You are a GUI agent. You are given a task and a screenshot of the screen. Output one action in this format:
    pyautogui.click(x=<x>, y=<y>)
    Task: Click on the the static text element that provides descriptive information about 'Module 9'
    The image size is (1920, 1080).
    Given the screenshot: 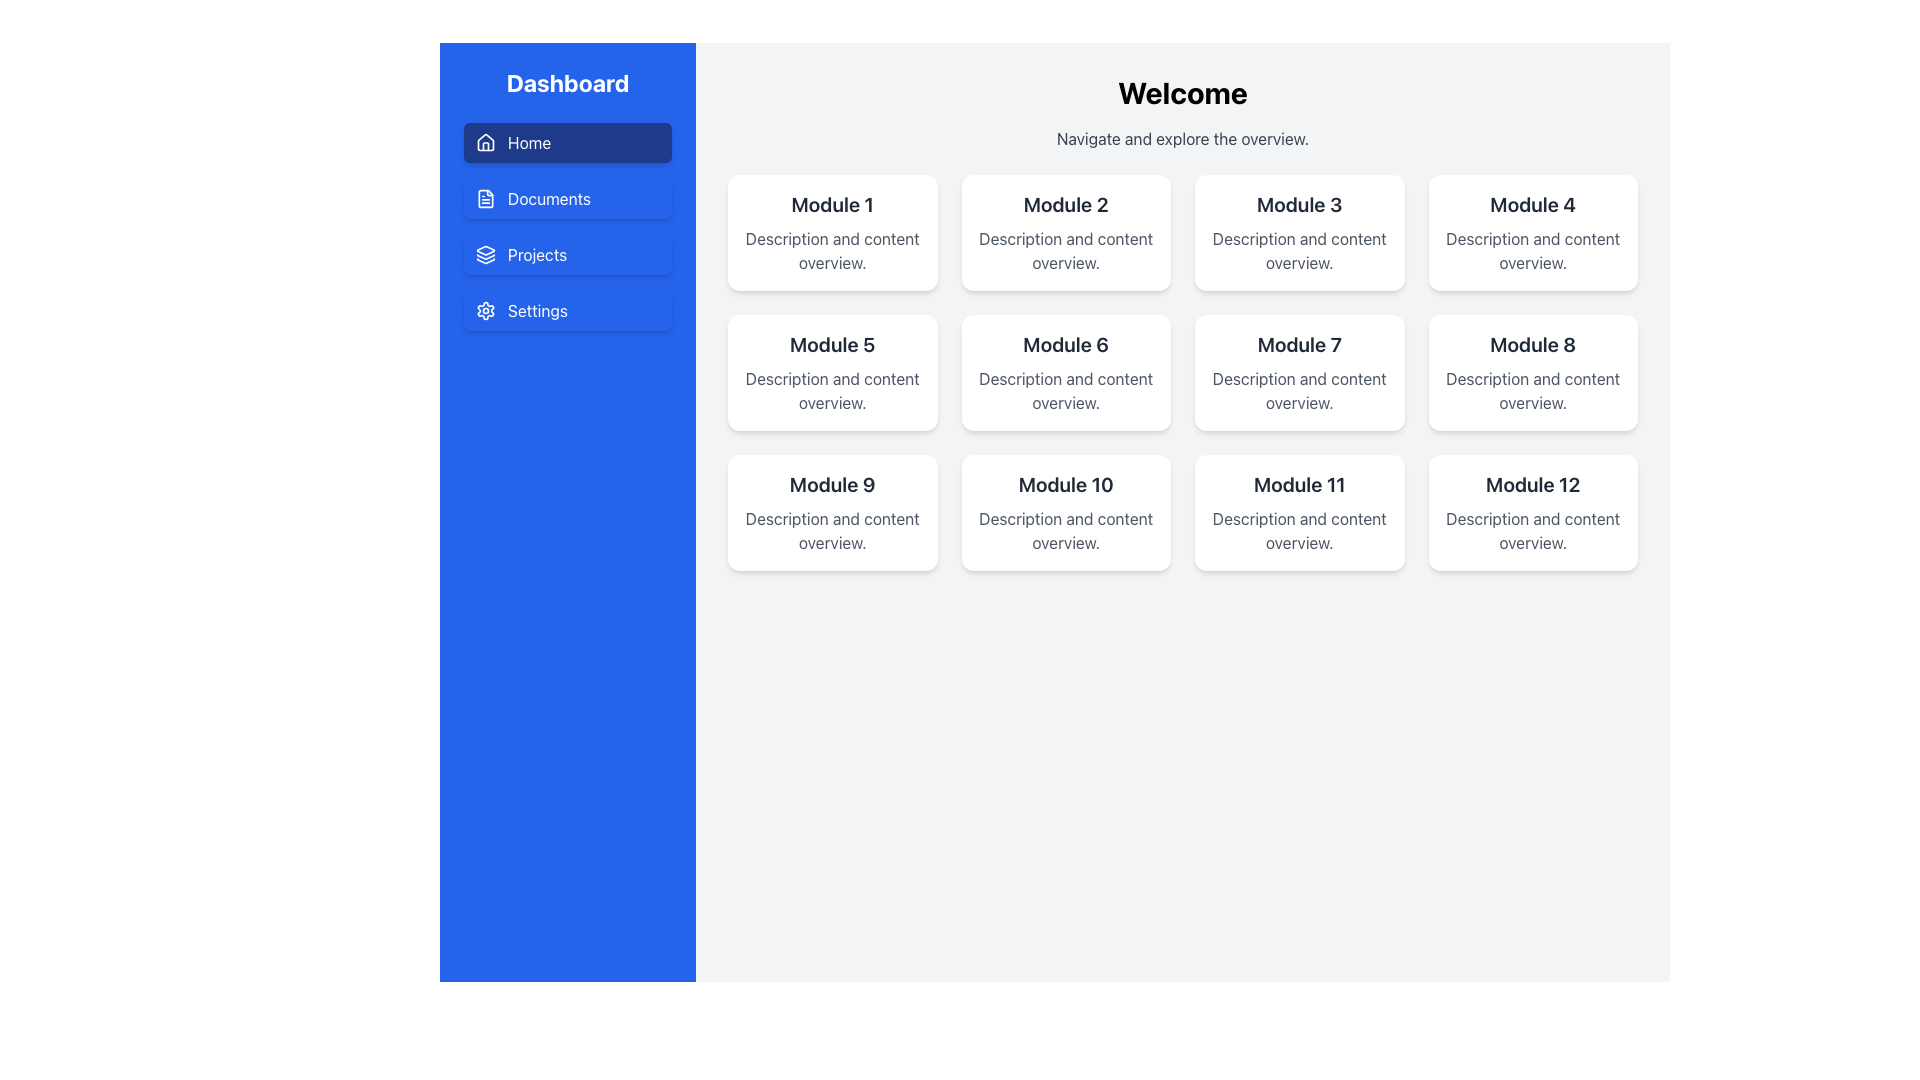 What is the action you would take?
    pyautogui.click(x=832, y=530)
    